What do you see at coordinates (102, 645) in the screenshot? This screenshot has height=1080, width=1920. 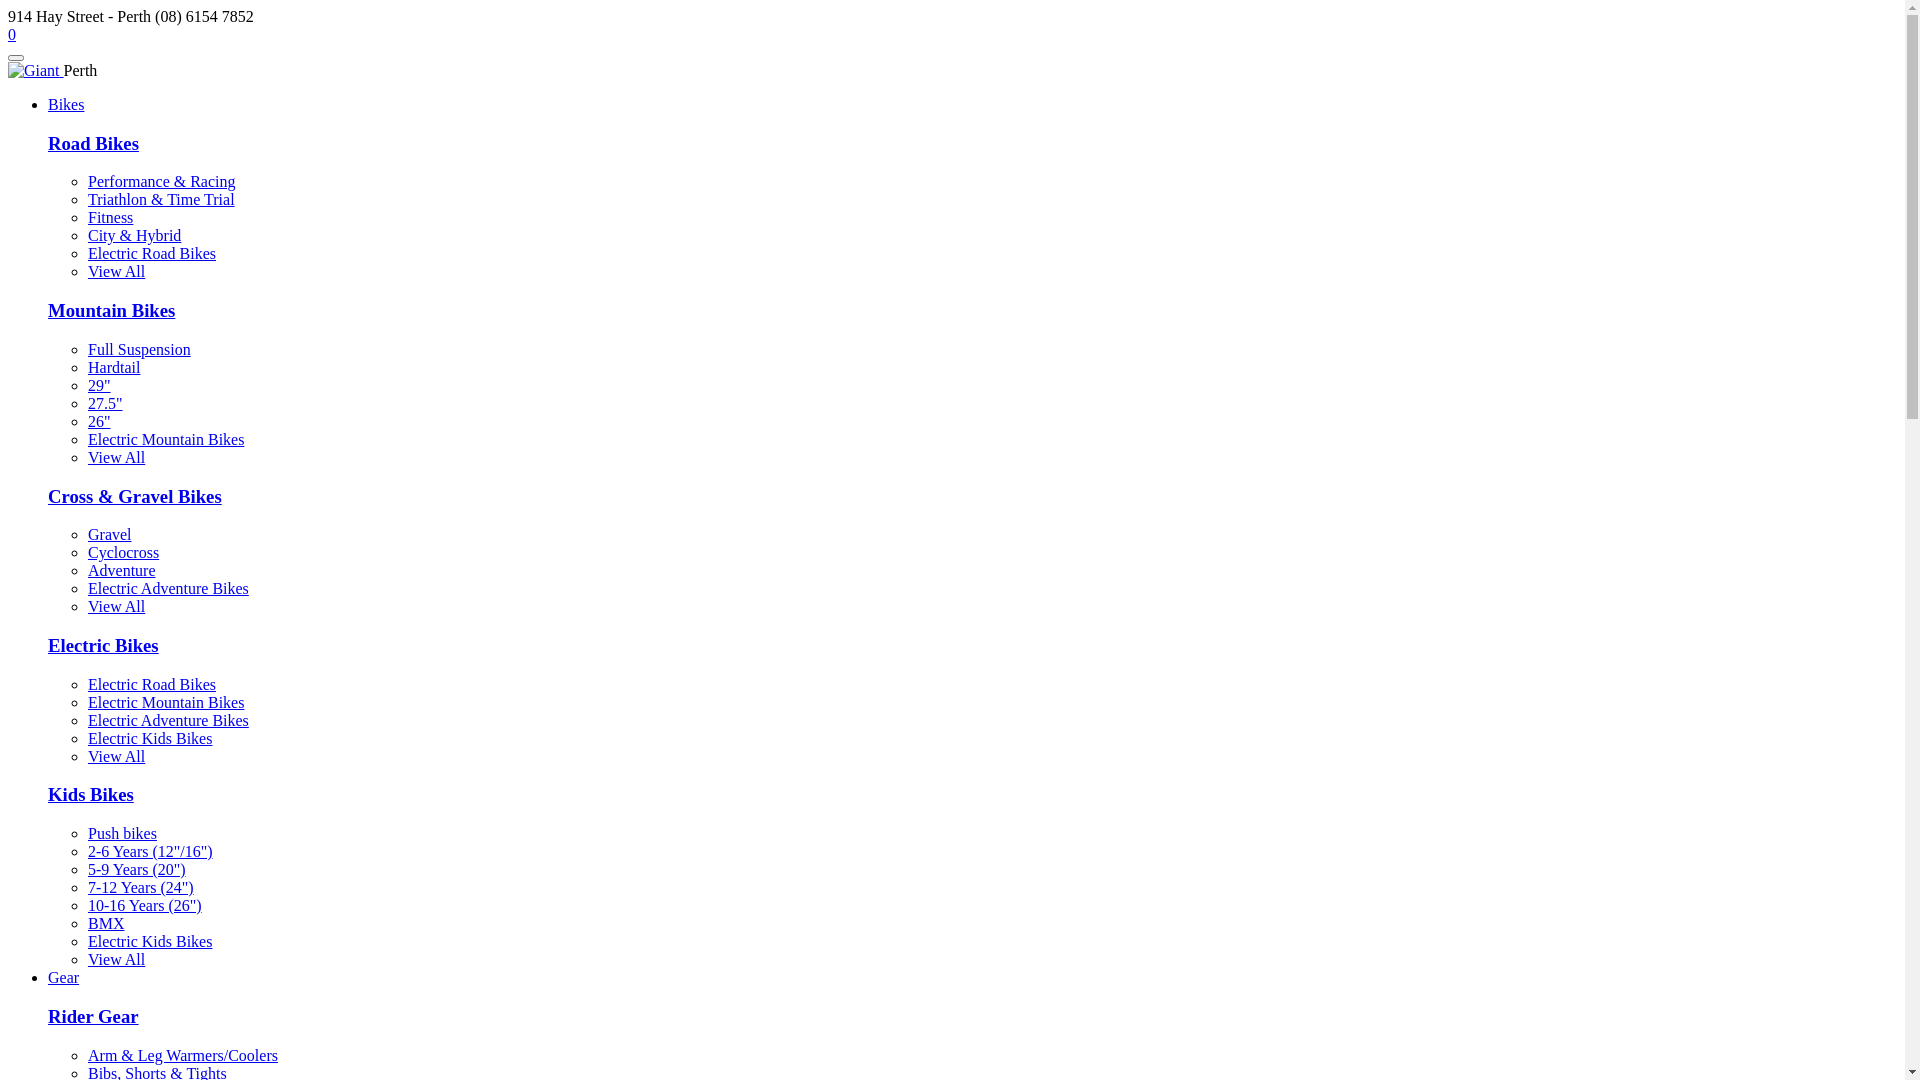 I see `'Electric Bikes'` at bounding box center [102, 645].